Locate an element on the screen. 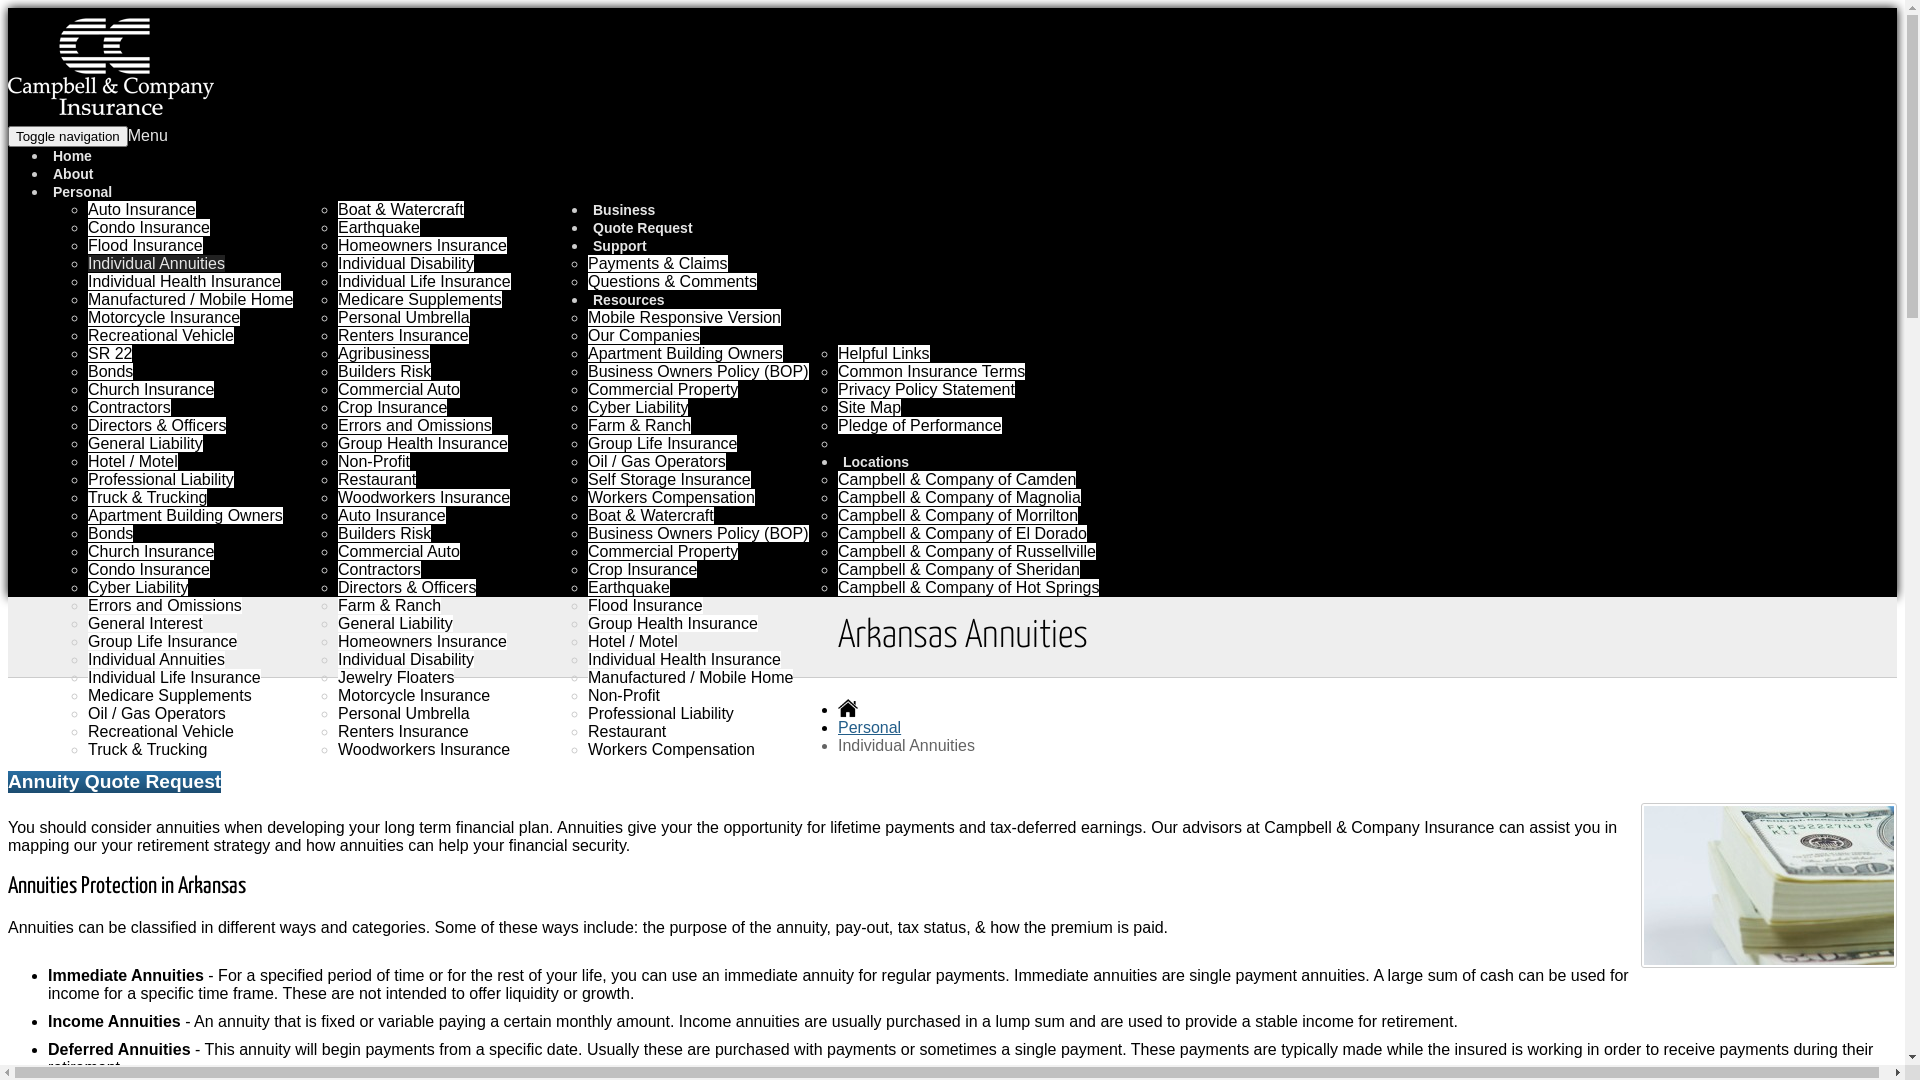  'About' is located at coordinates (48, 172).